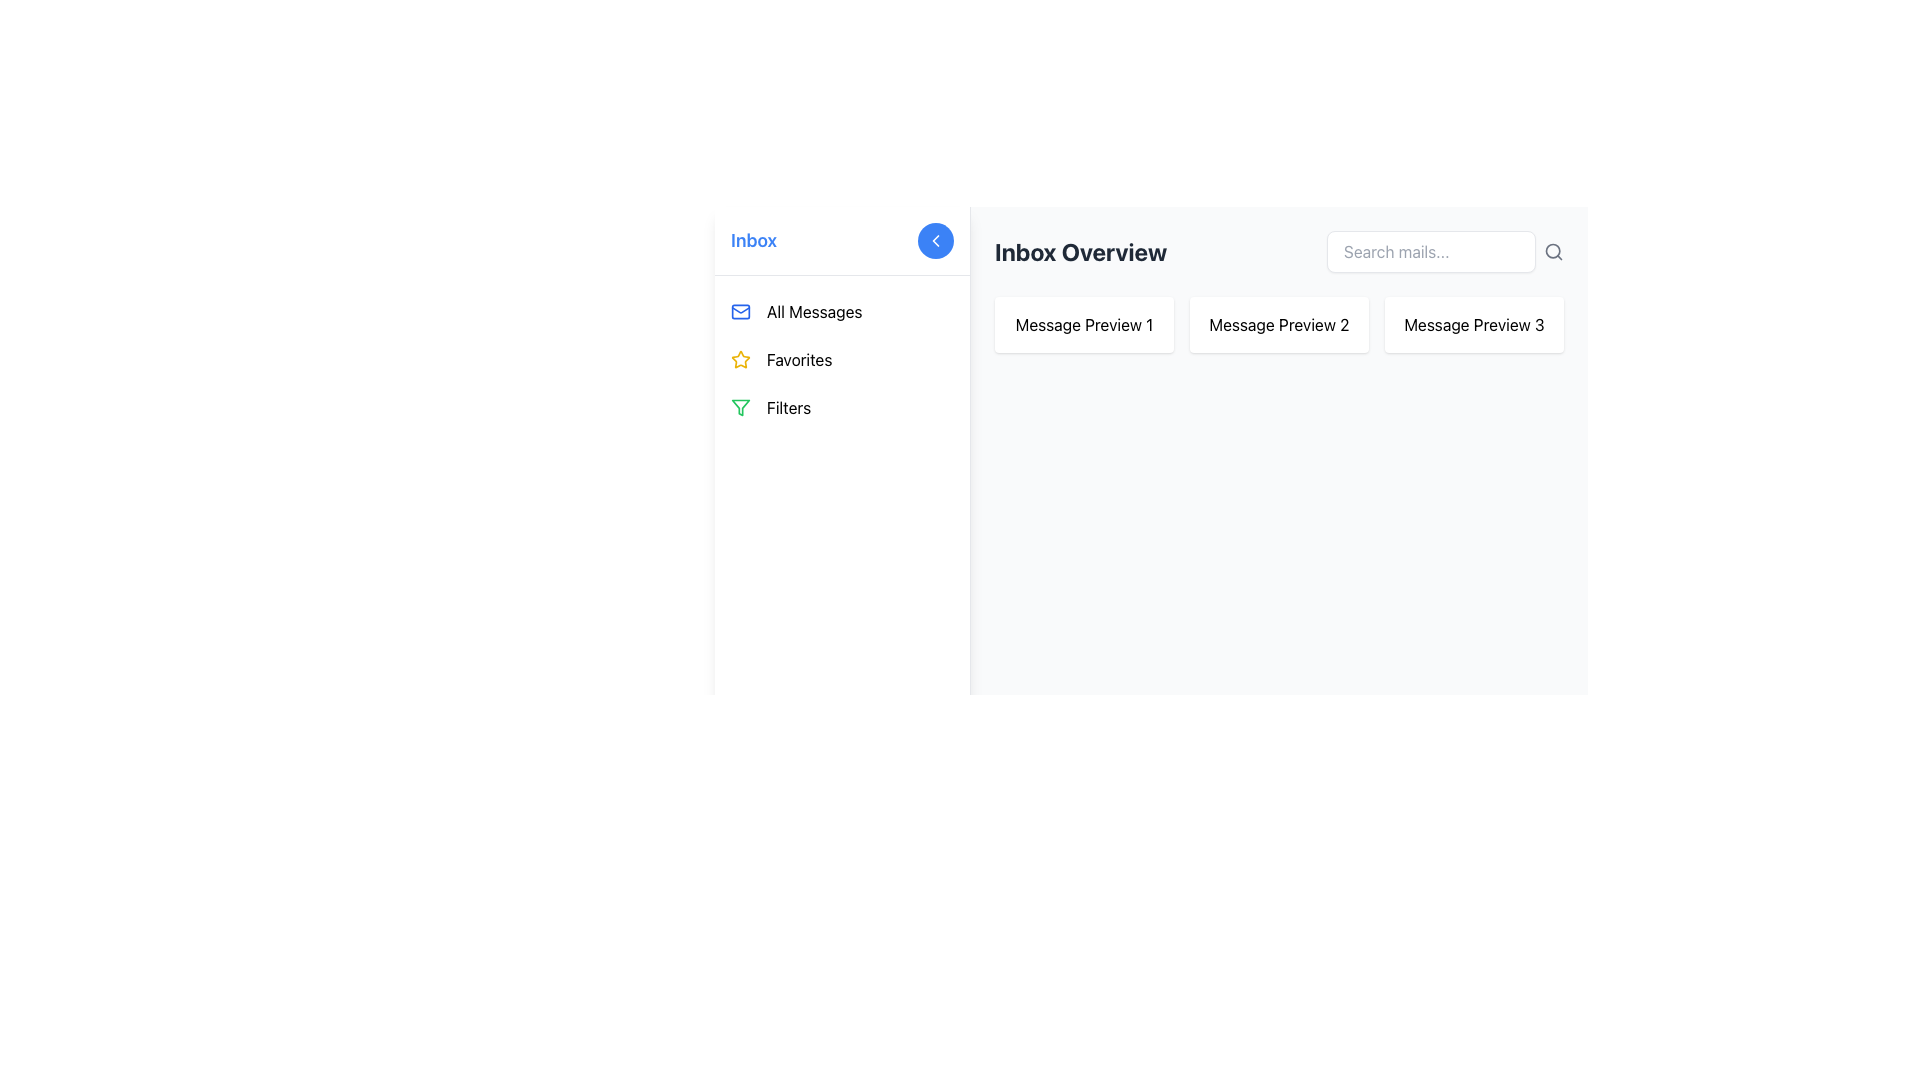  I want to click on text label that serves as a title or heading for the overview section of the inbox, located to the left of the search bar, so click(1080, 250).